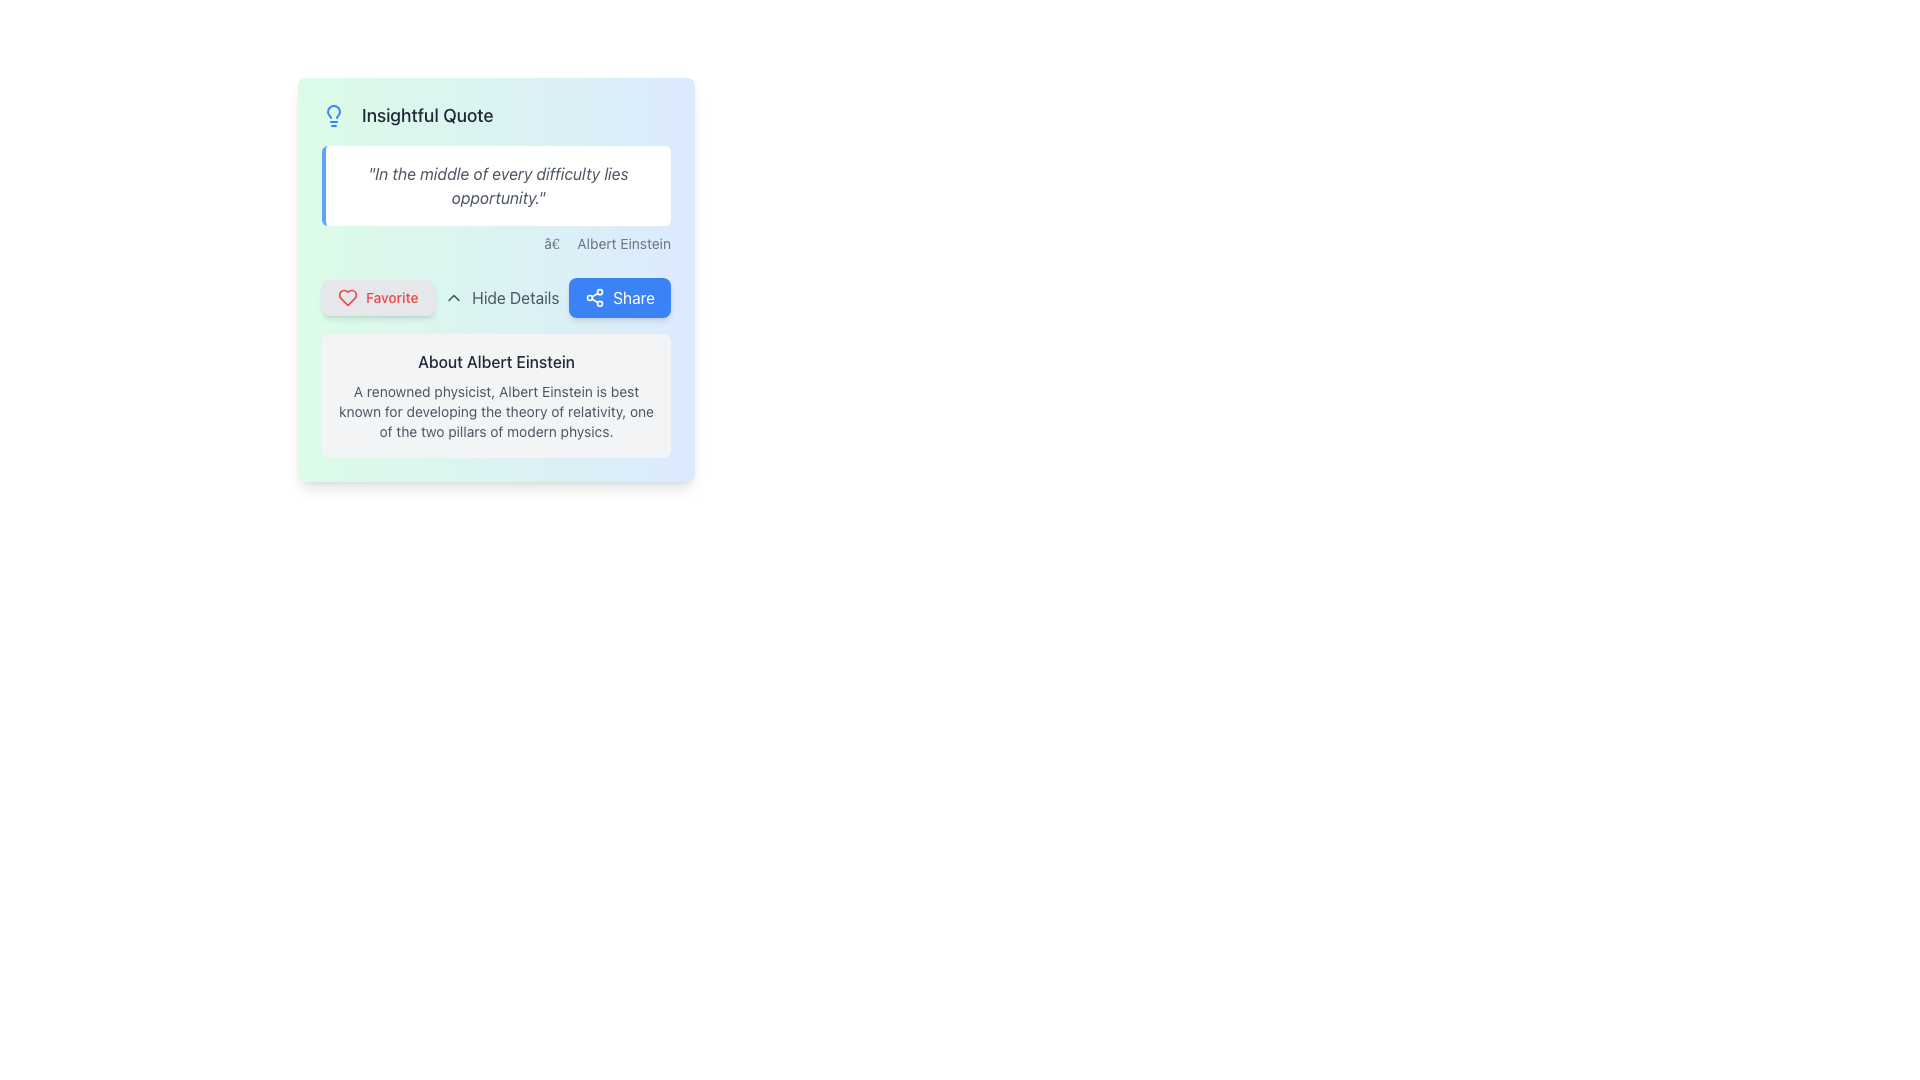 This screenshot has width=1920, height=1080. What do you see at coordinates (378, 297) in the screenshot?
I see `the leftmost button in the horizontal group beneath the quote card to mark the associated content as a favorite` at bounding box center [378, 297].